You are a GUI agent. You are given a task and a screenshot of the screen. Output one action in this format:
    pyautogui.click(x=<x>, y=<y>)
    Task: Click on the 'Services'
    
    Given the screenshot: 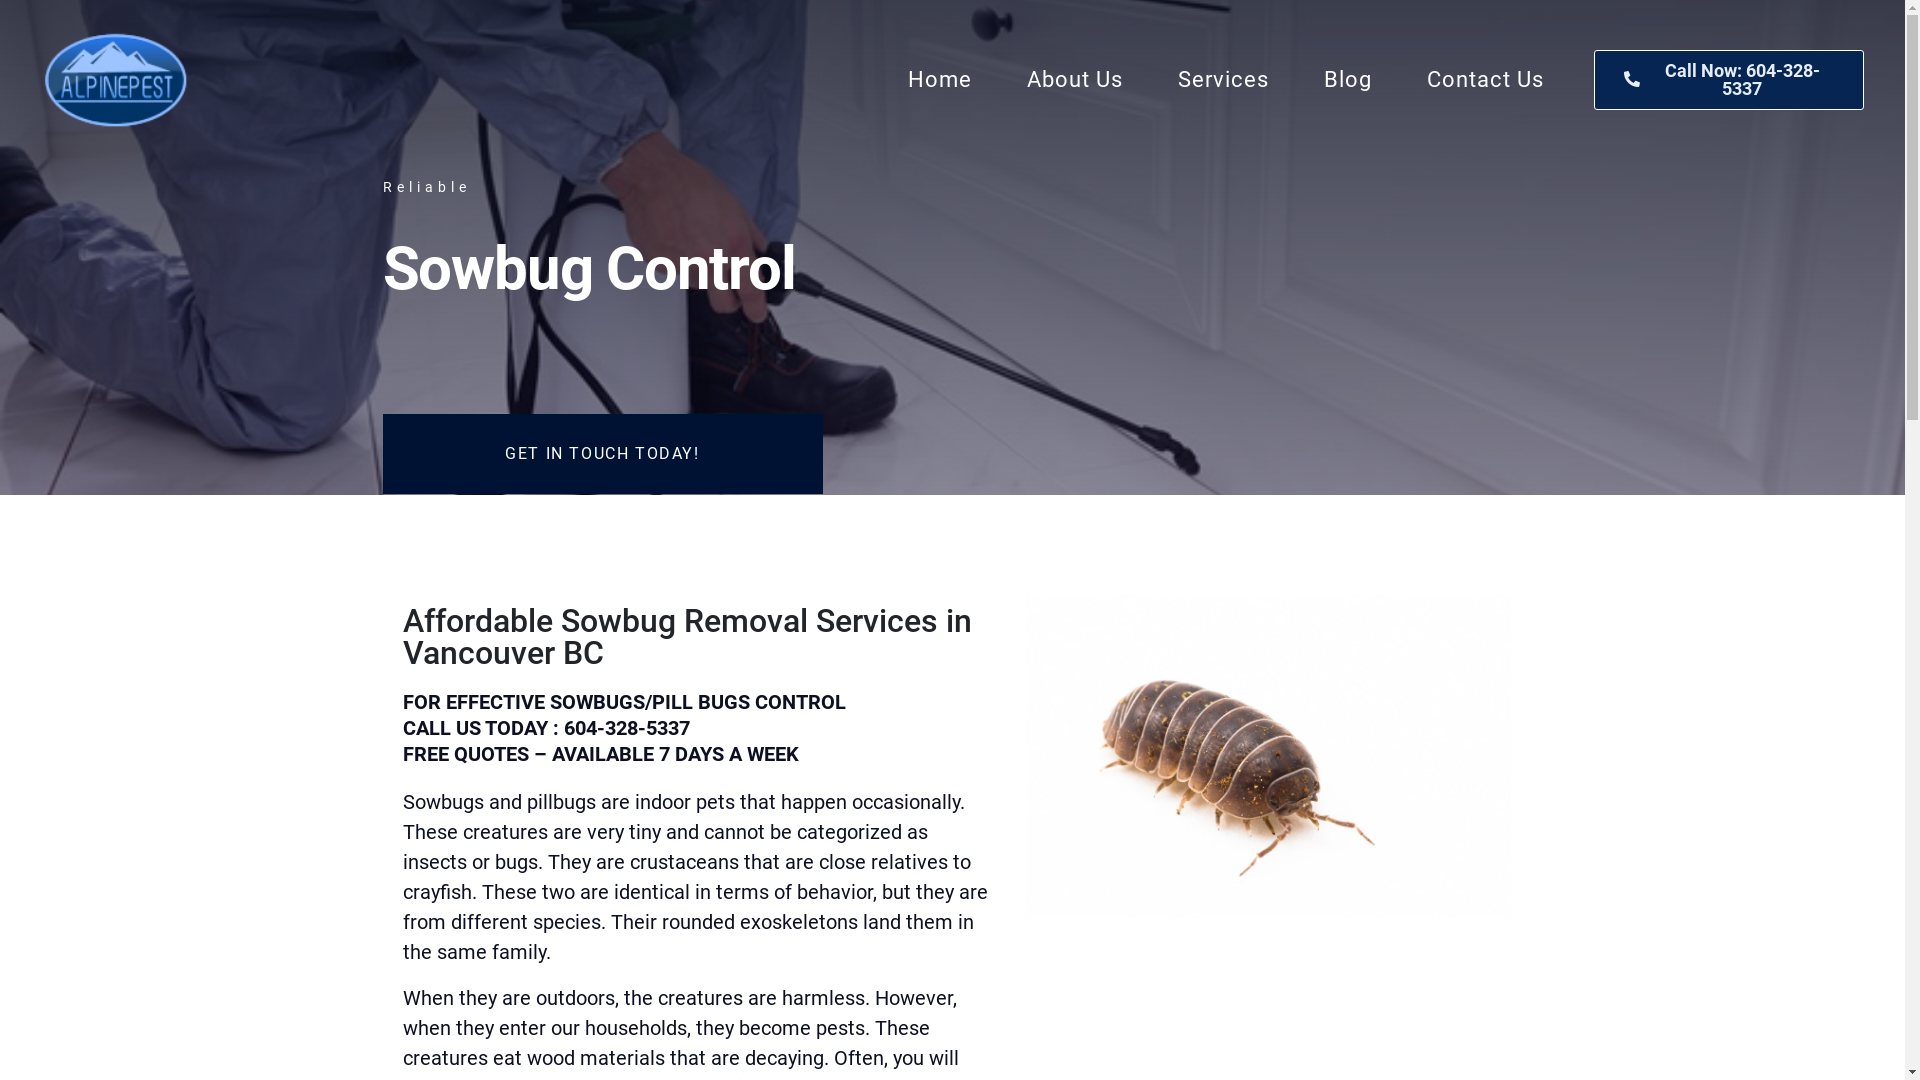 What is the action you would take?
    pyautogui.click(x=1222, y=78)
    